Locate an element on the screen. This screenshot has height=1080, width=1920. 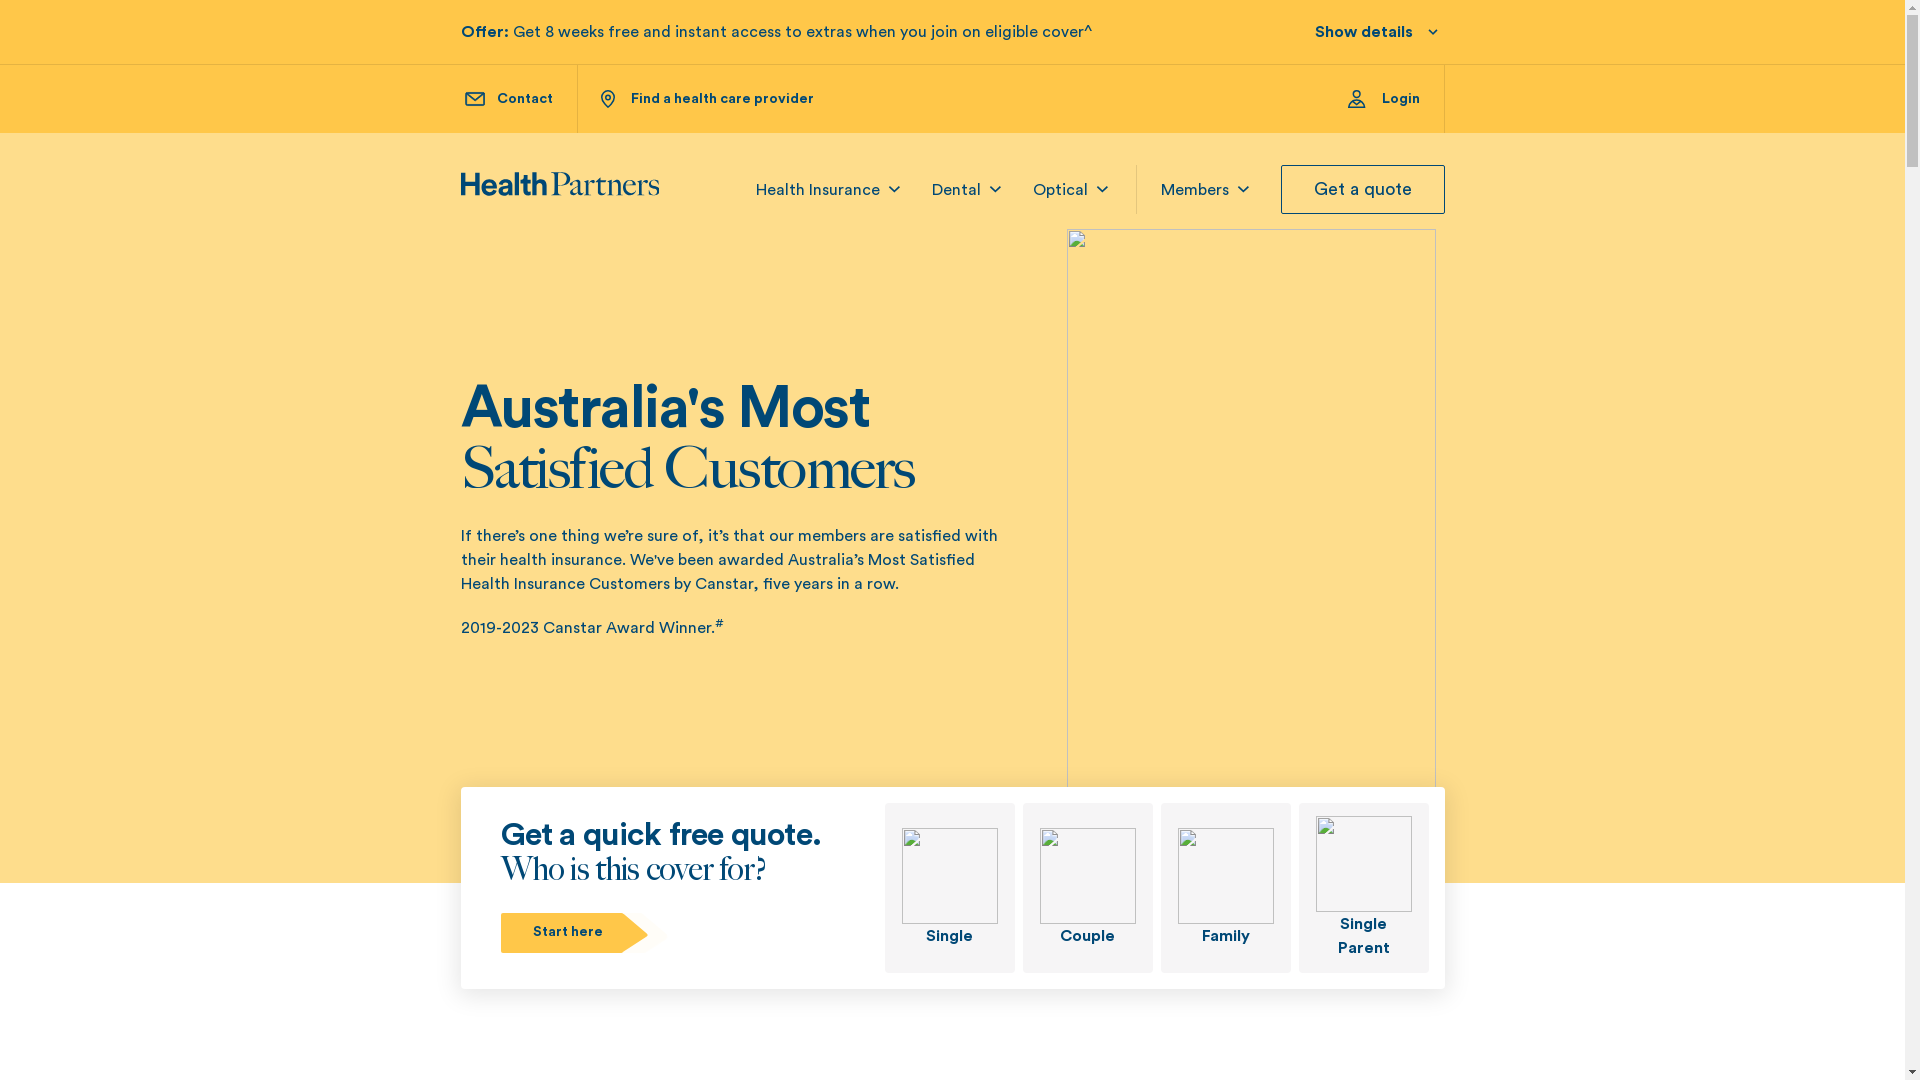
'Members' is located at coordinates (1194, 189).